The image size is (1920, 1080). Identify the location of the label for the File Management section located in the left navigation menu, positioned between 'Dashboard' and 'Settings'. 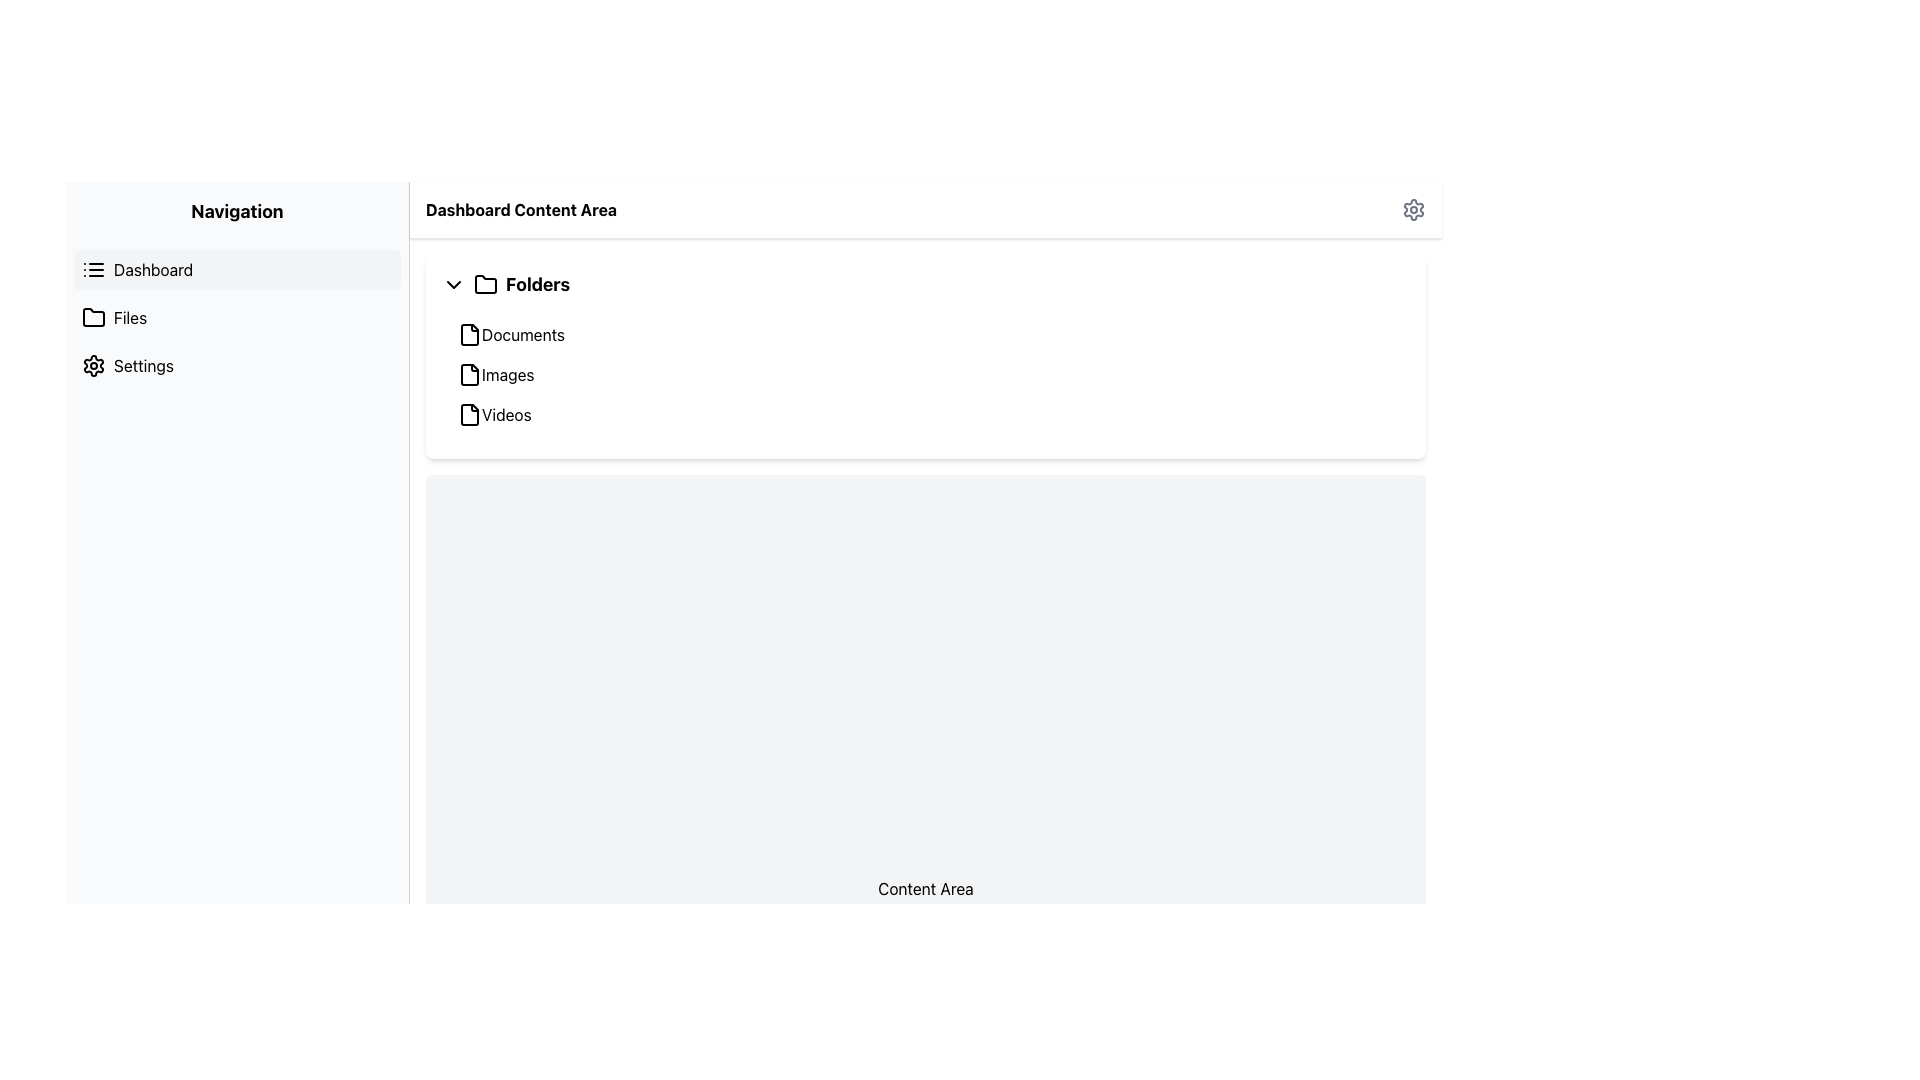
(129, 316).